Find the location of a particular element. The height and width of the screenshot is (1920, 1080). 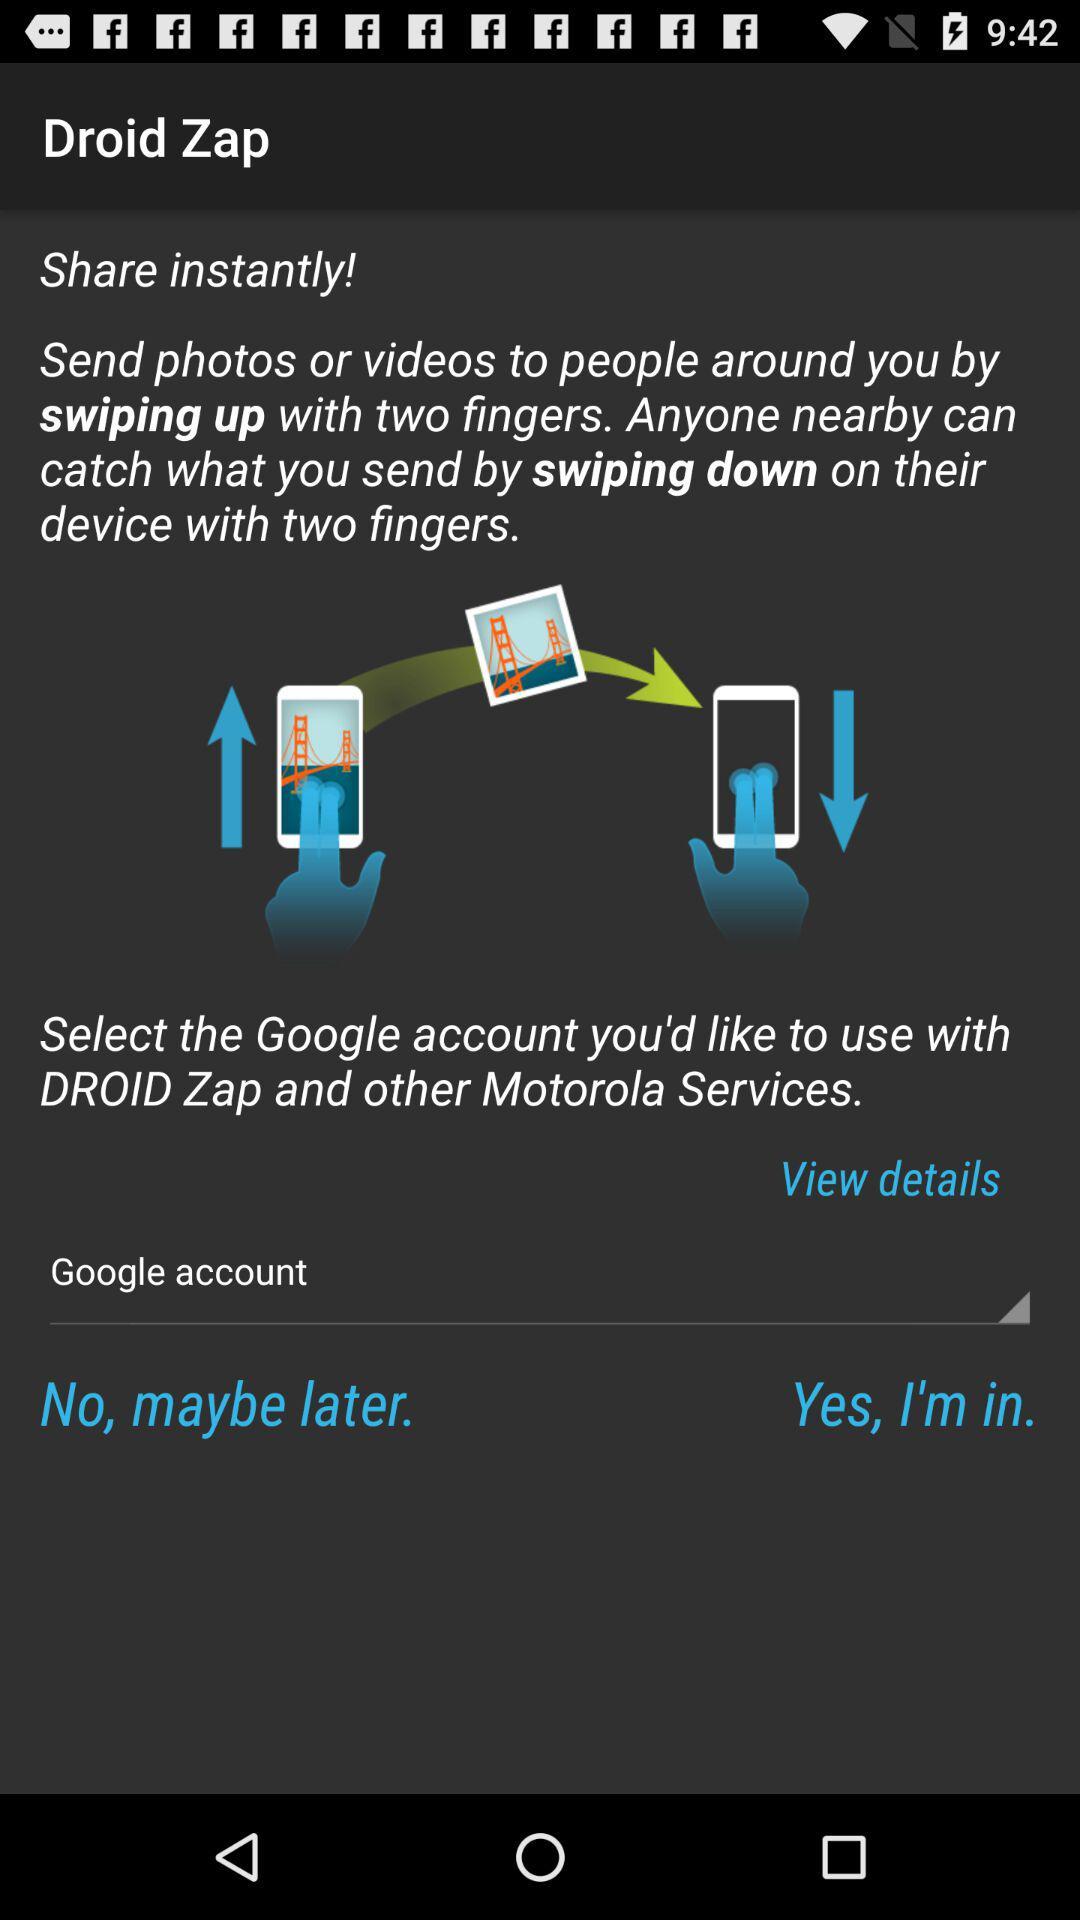

the yes i m app is located at coordinates (914, 1400).